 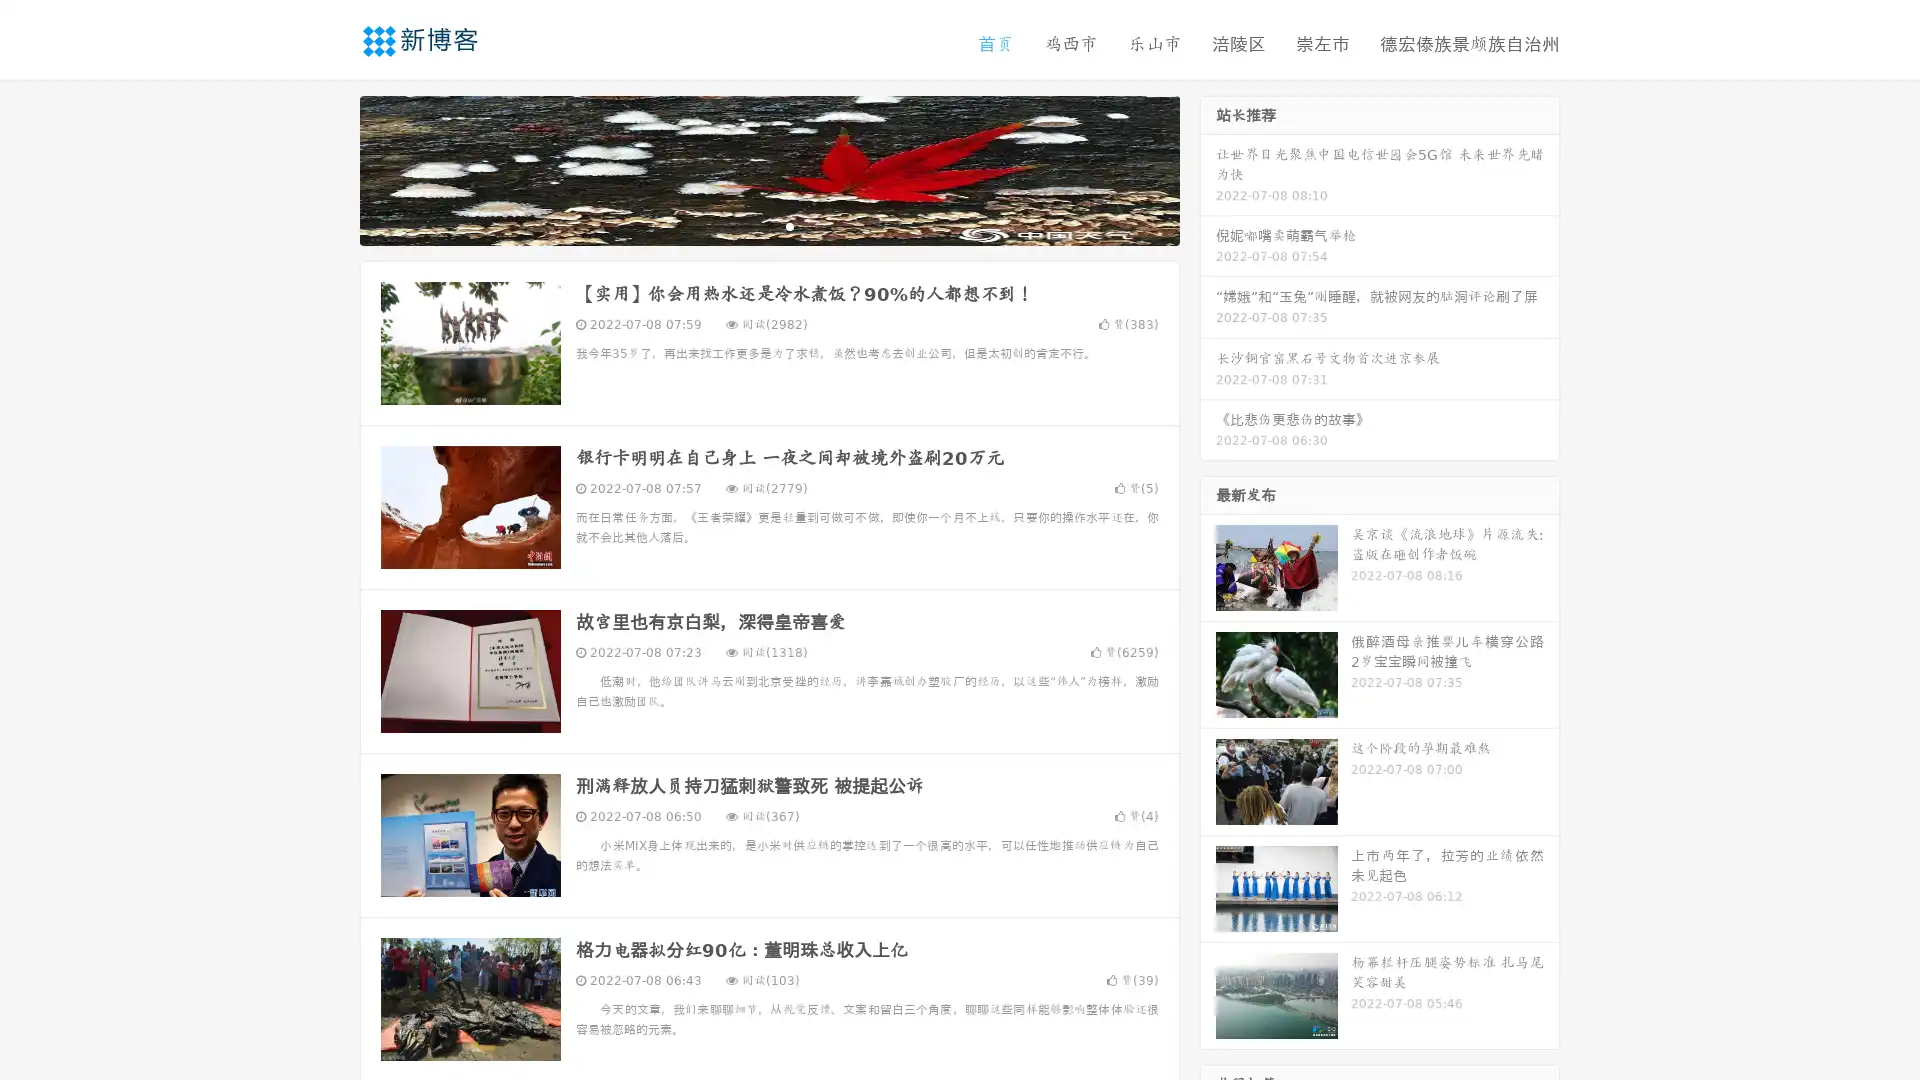 What do you see at coordinates (748, 225) in the screenshot?
I see `Go to slide 1` at bounding box center [748, 225].